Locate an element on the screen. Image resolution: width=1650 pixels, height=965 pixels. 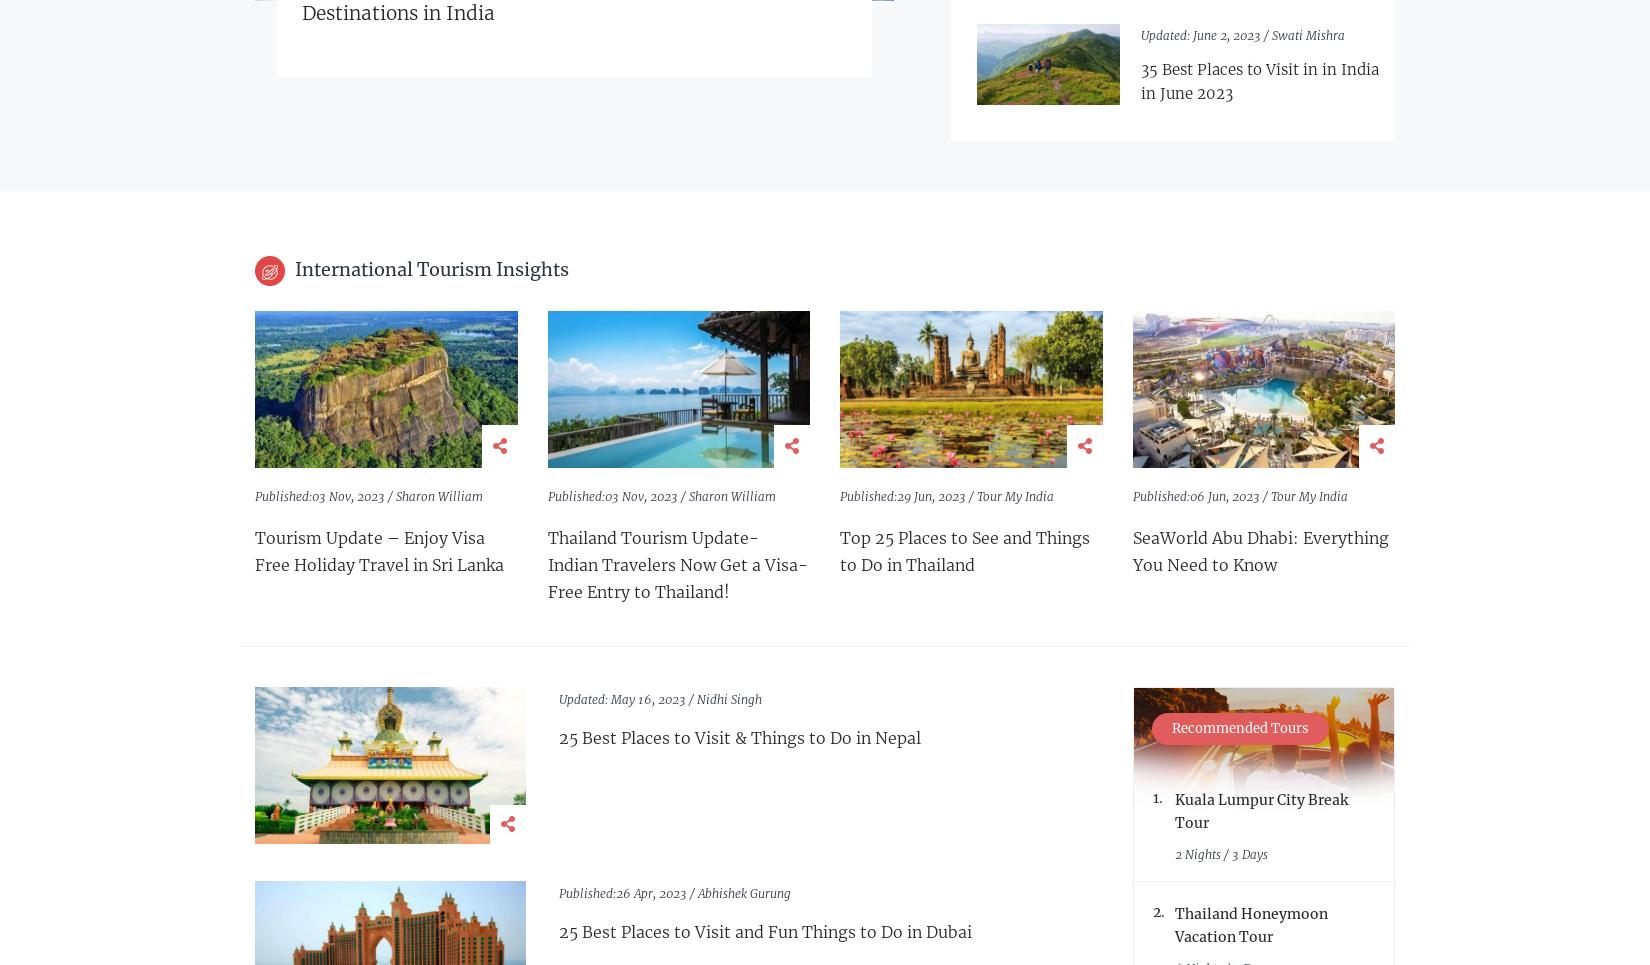
'29 Jun, 2023 /' is located at coordinates (937, 495).